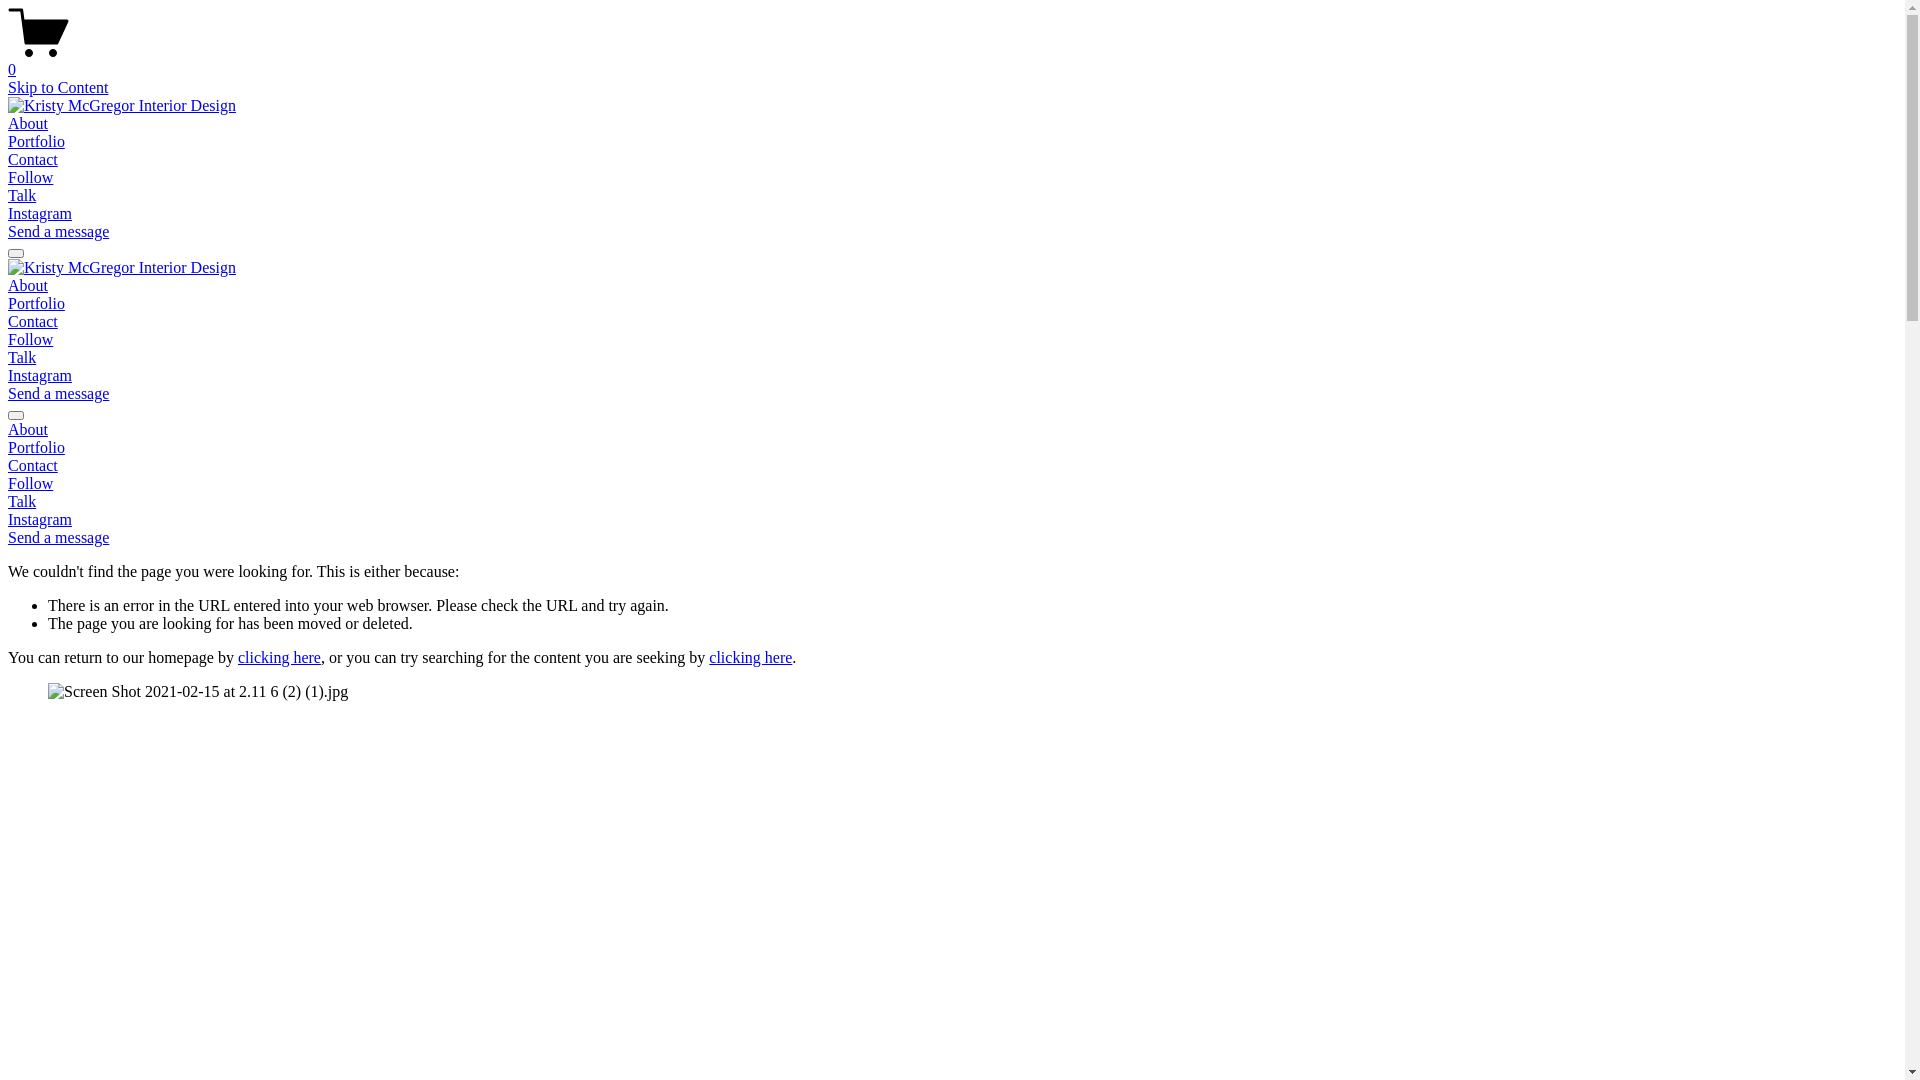  What do you see at coordinates (36, 140) in the screenshot?
I see `'Portfolio'` at bounding box center [36, 140].